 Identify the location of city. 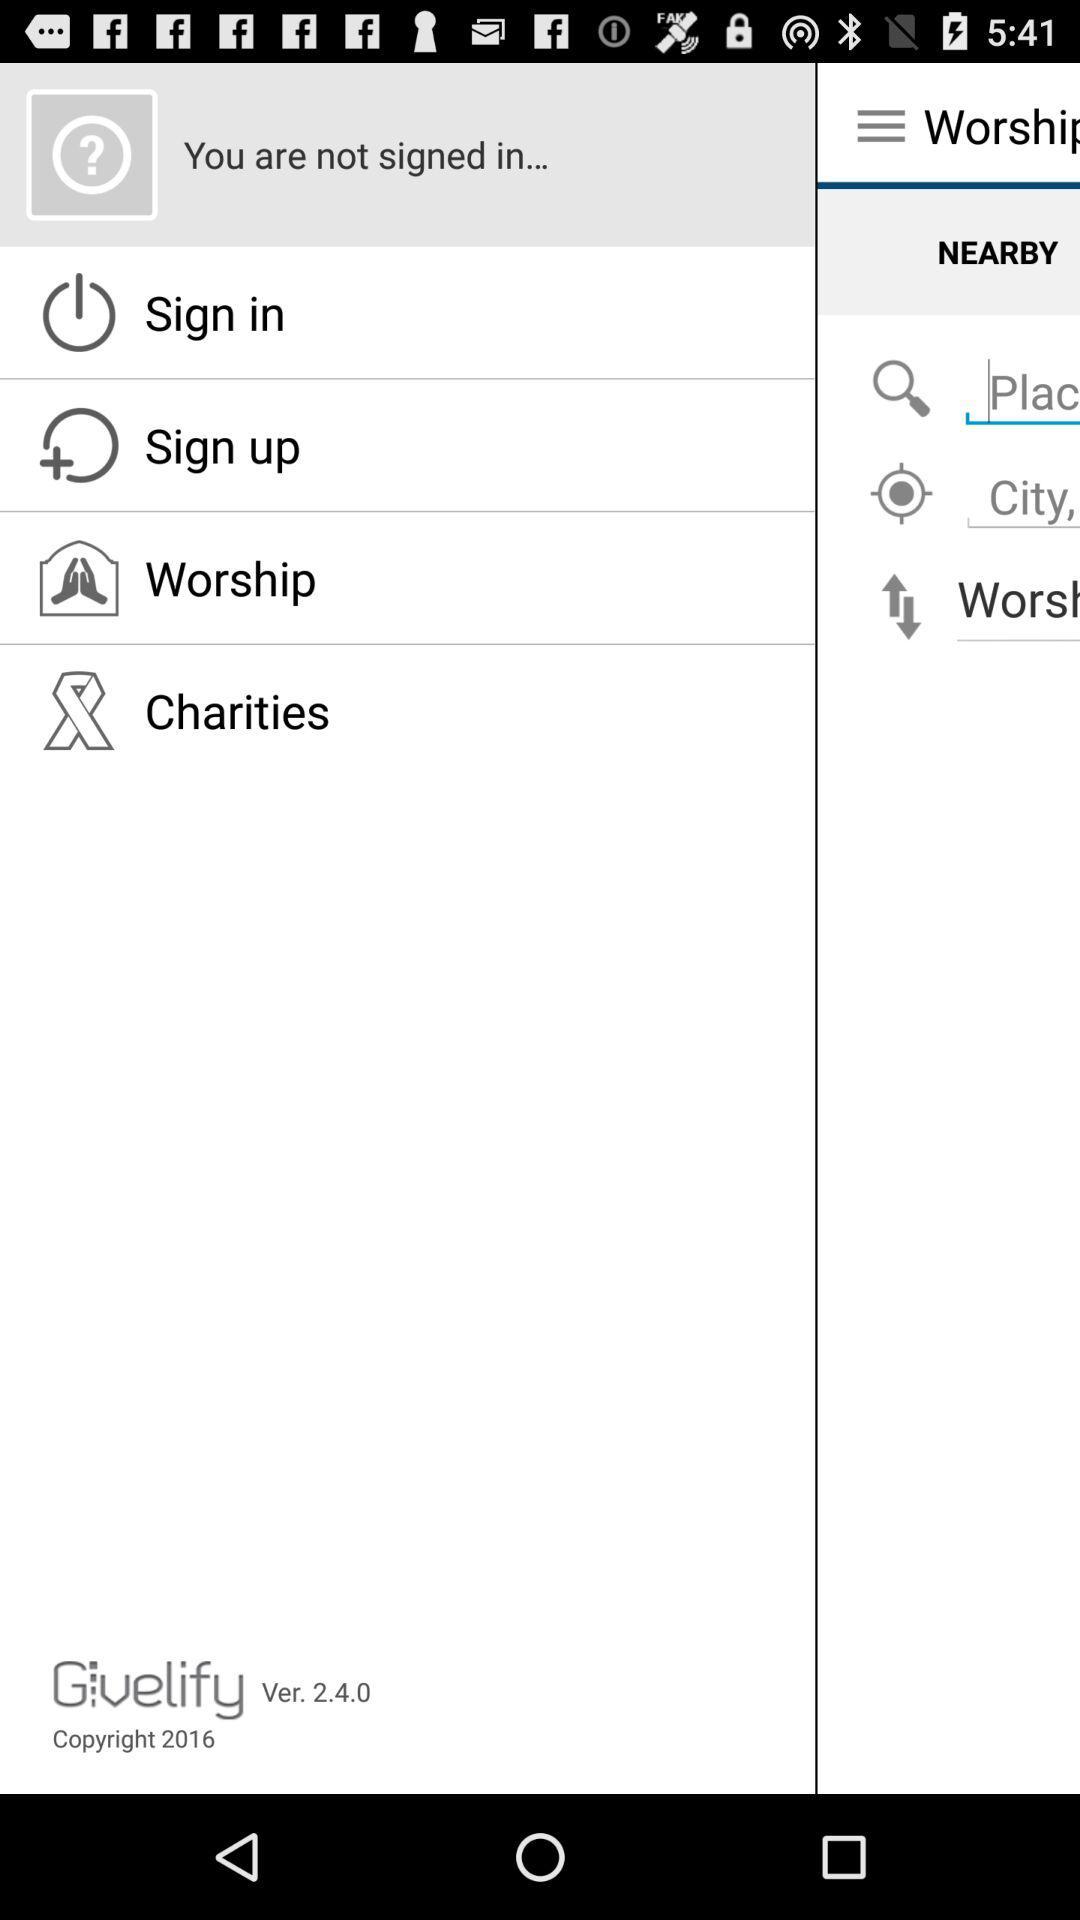
(901, 494).